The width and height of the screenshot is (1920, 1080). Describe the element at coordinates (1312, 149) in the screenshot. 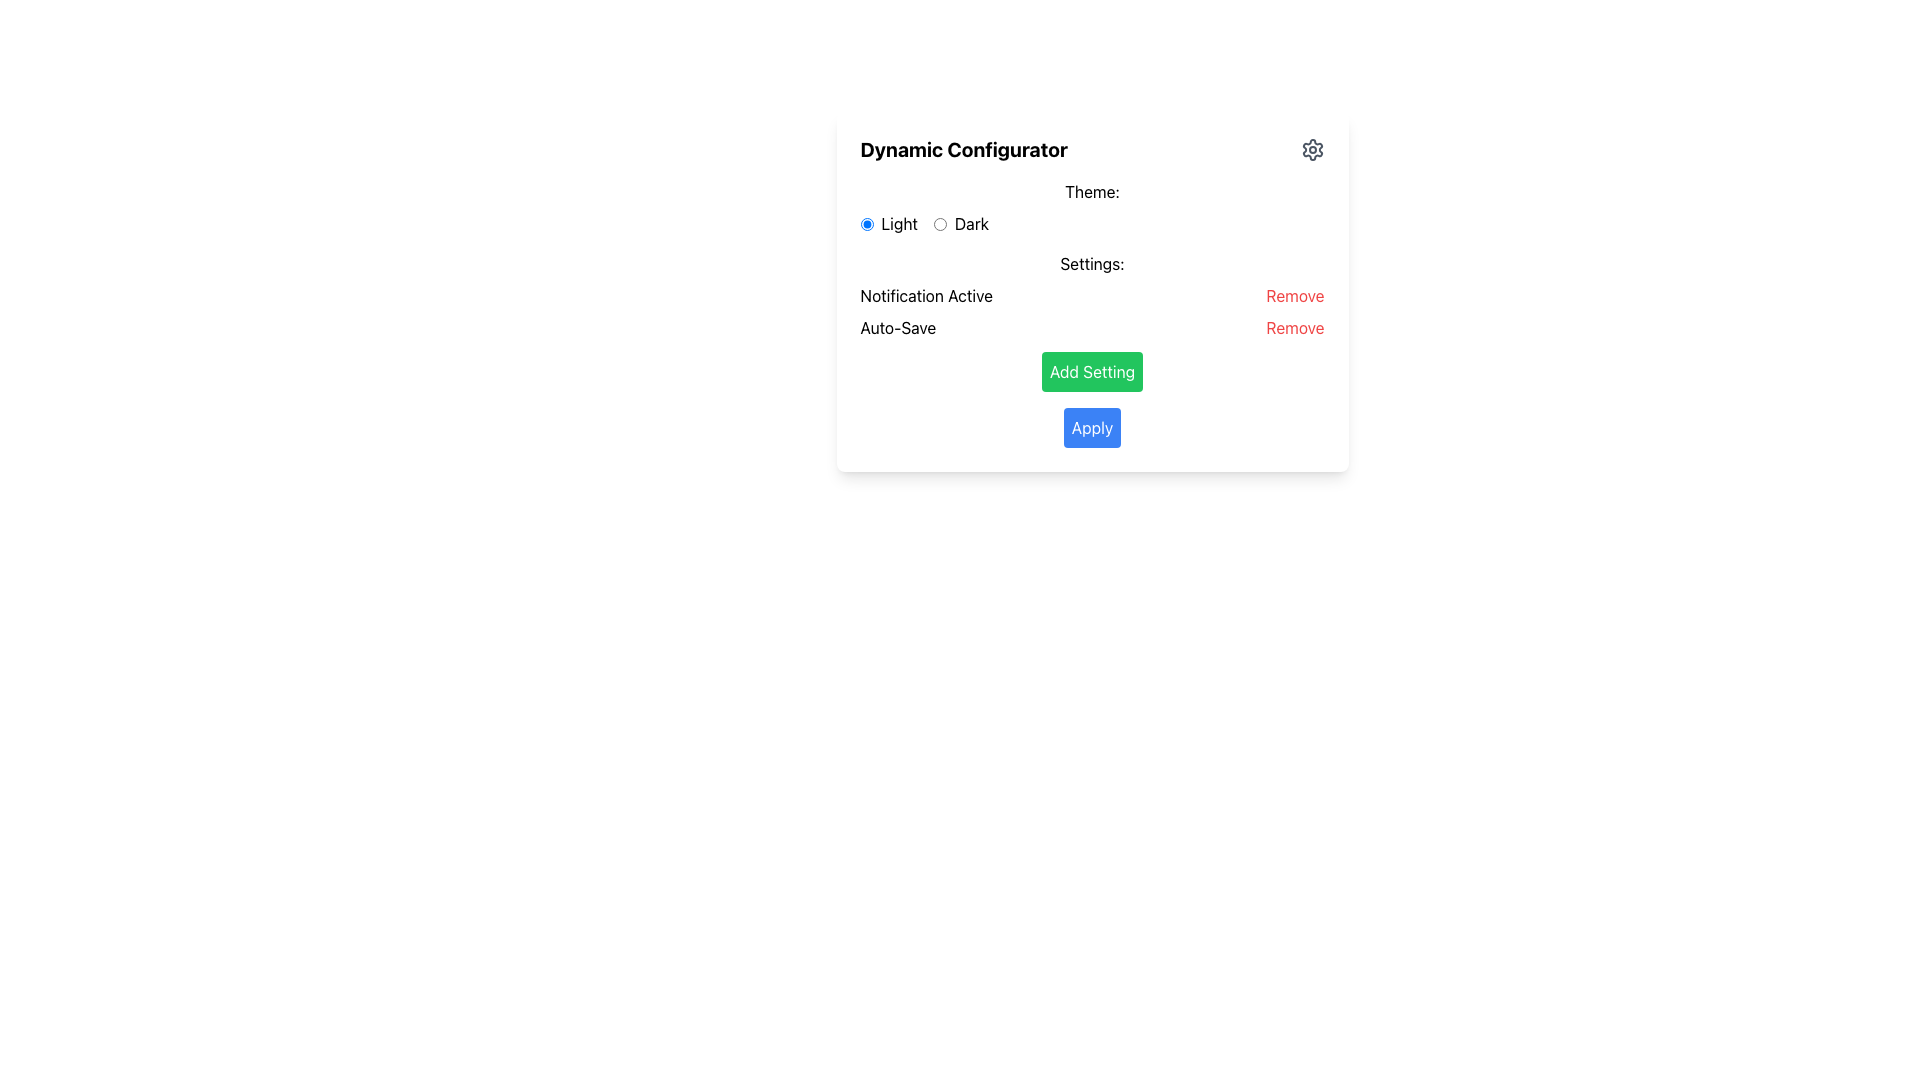

I see `the gear-shaped Settings icon located in the upper-right corner of the interface within the 'Dynamic Configurator' box` at that location.